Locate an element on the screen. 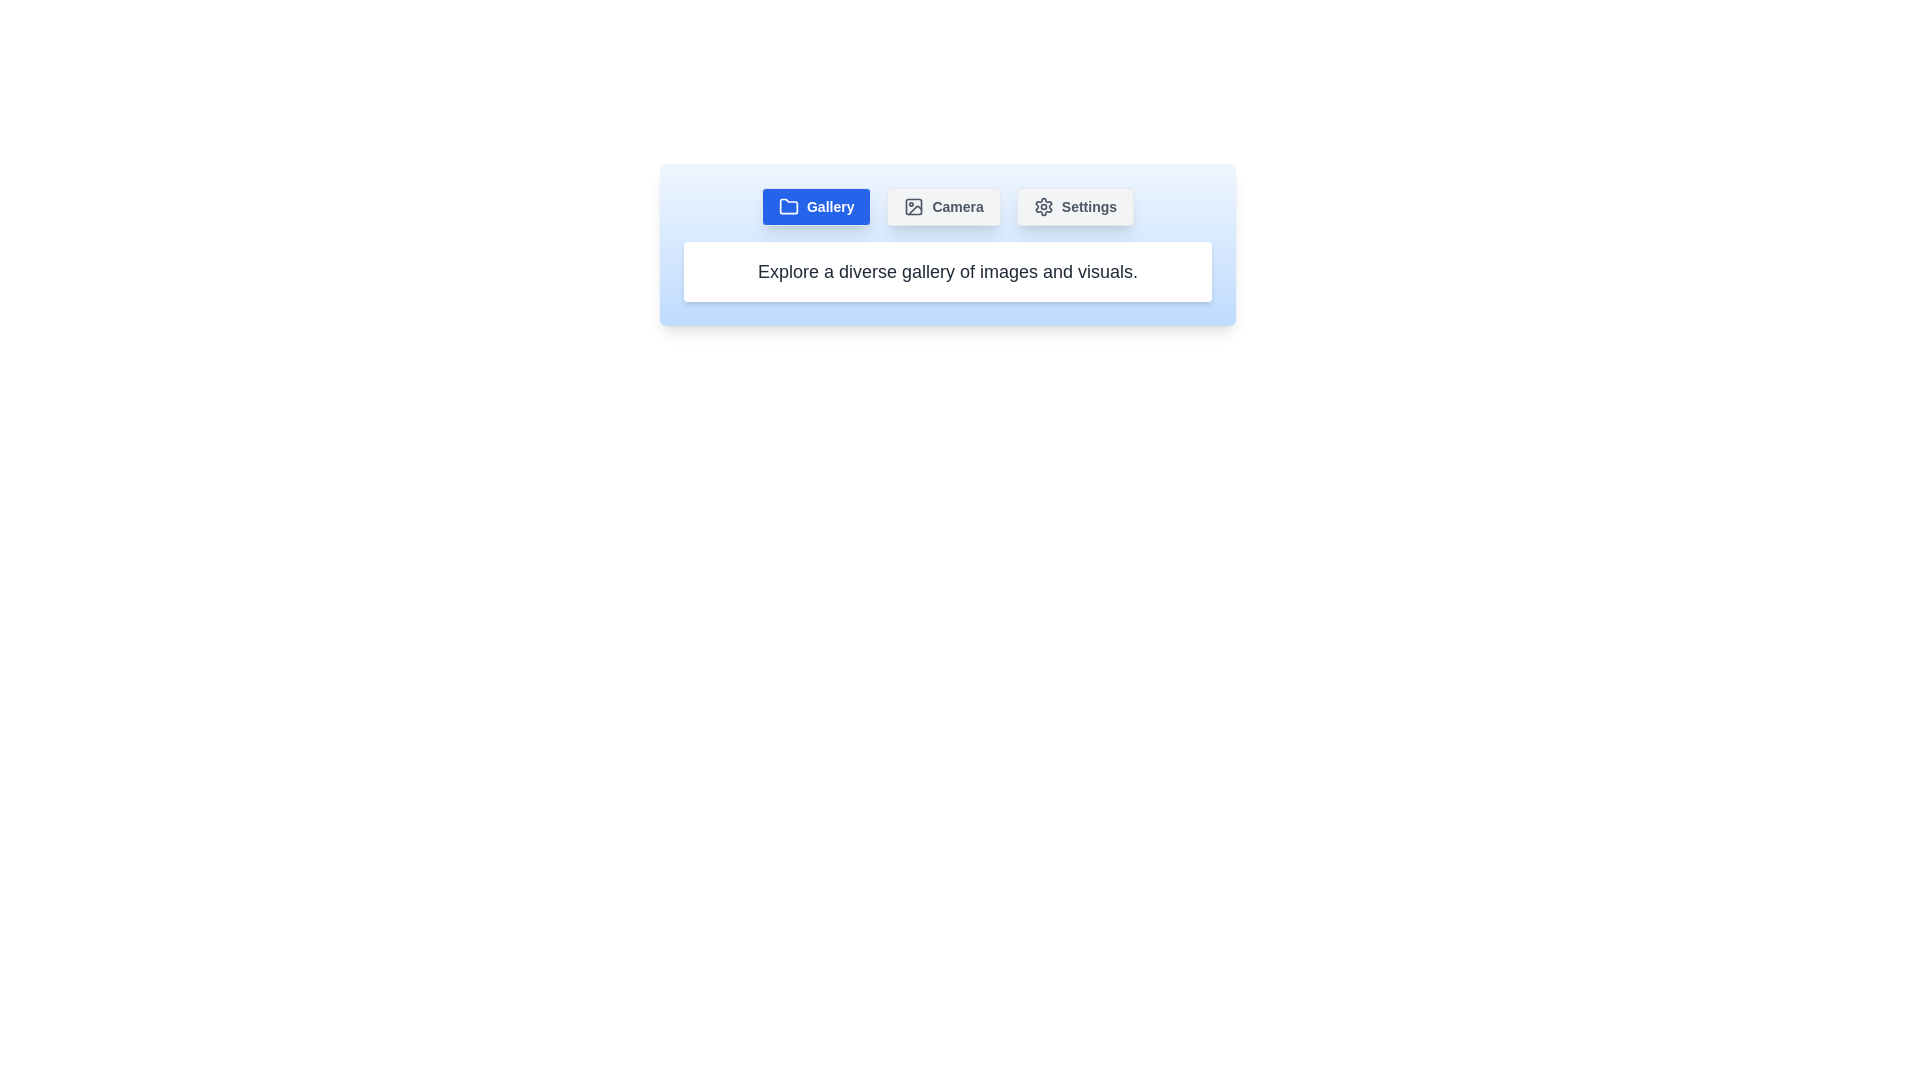 Image resolution: width=1920 pixels, height=1080 pixels. the text label within the button that serves as a label for the settings button is located at coordinates (1088, 207).